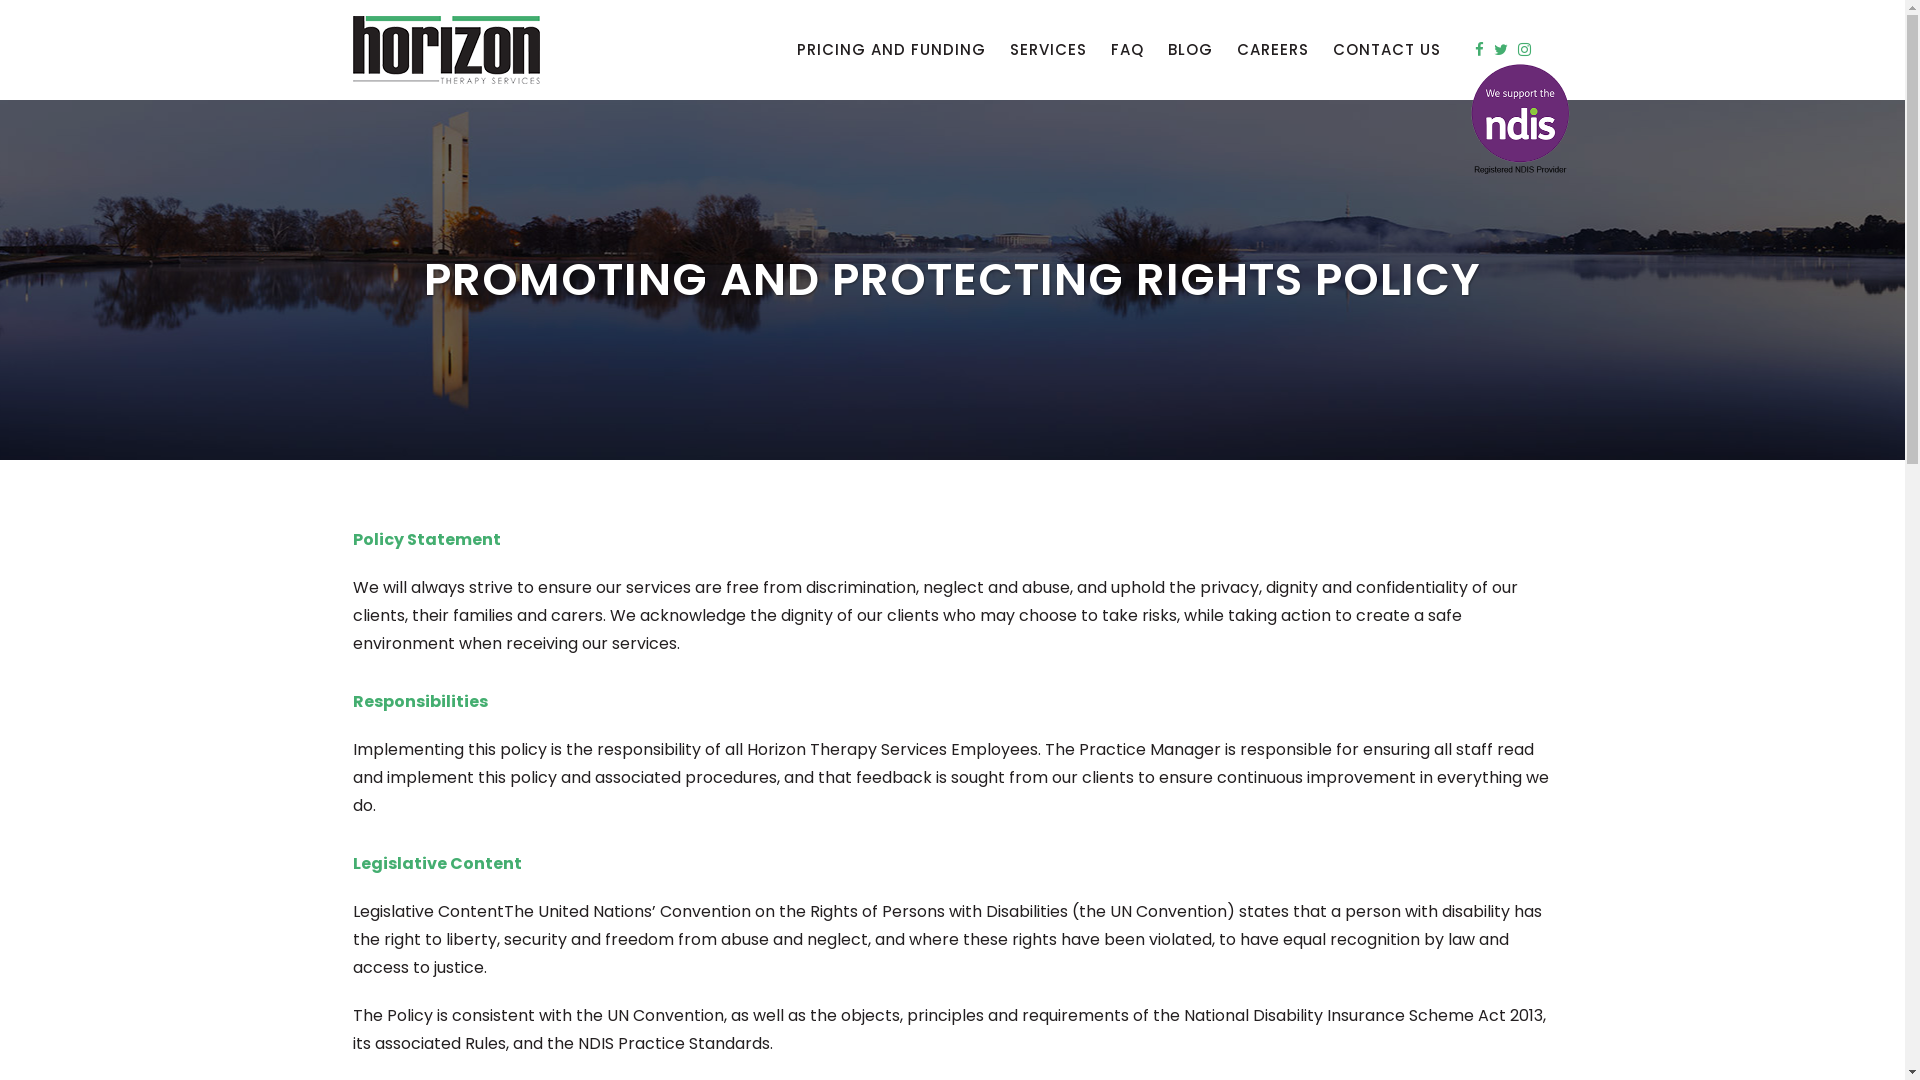 The width and height of the screenshot is (1920, 1080). I want to click on 'CAREERS', so click(1271, 49).